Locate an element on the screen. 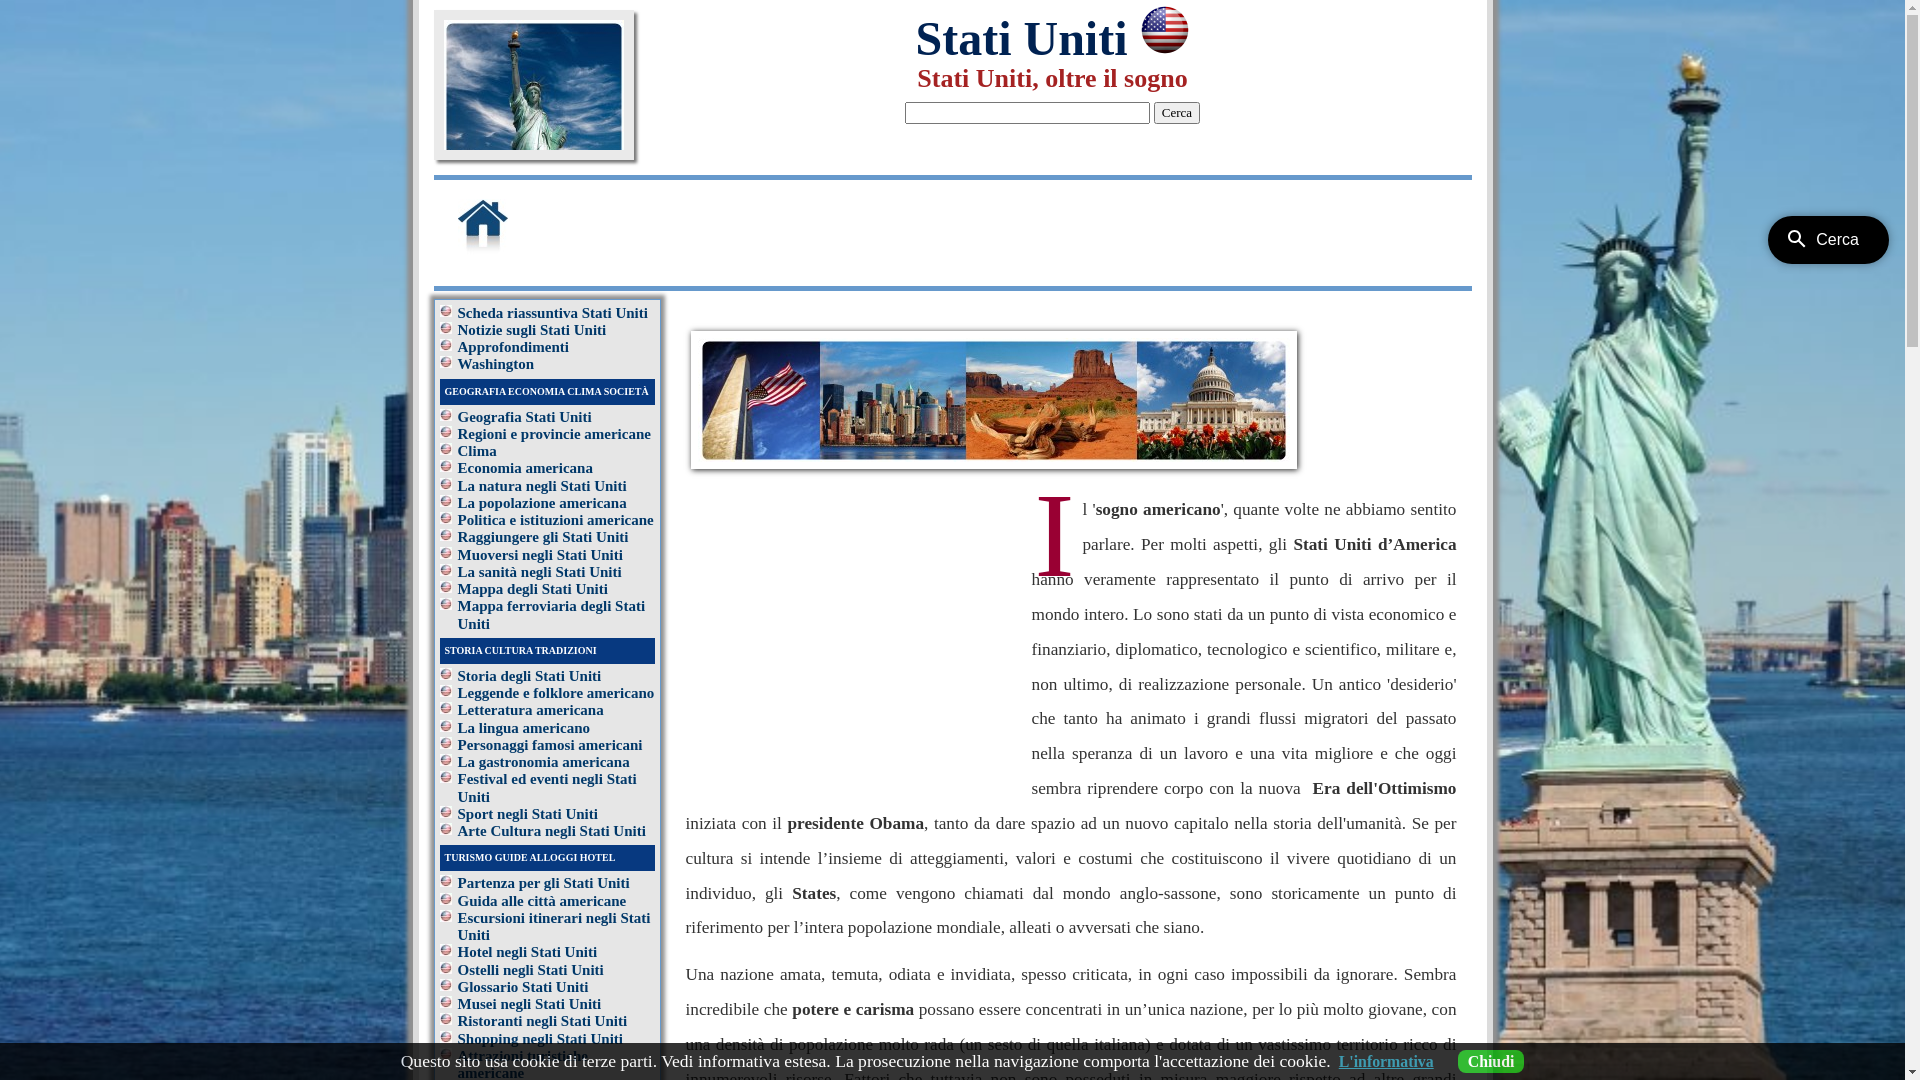 Image resolution: width=1920 pixels, height=1080 pixels. 'Mappa ferroviaria degli Stati Uniti' is located at coordinates (552, 613).